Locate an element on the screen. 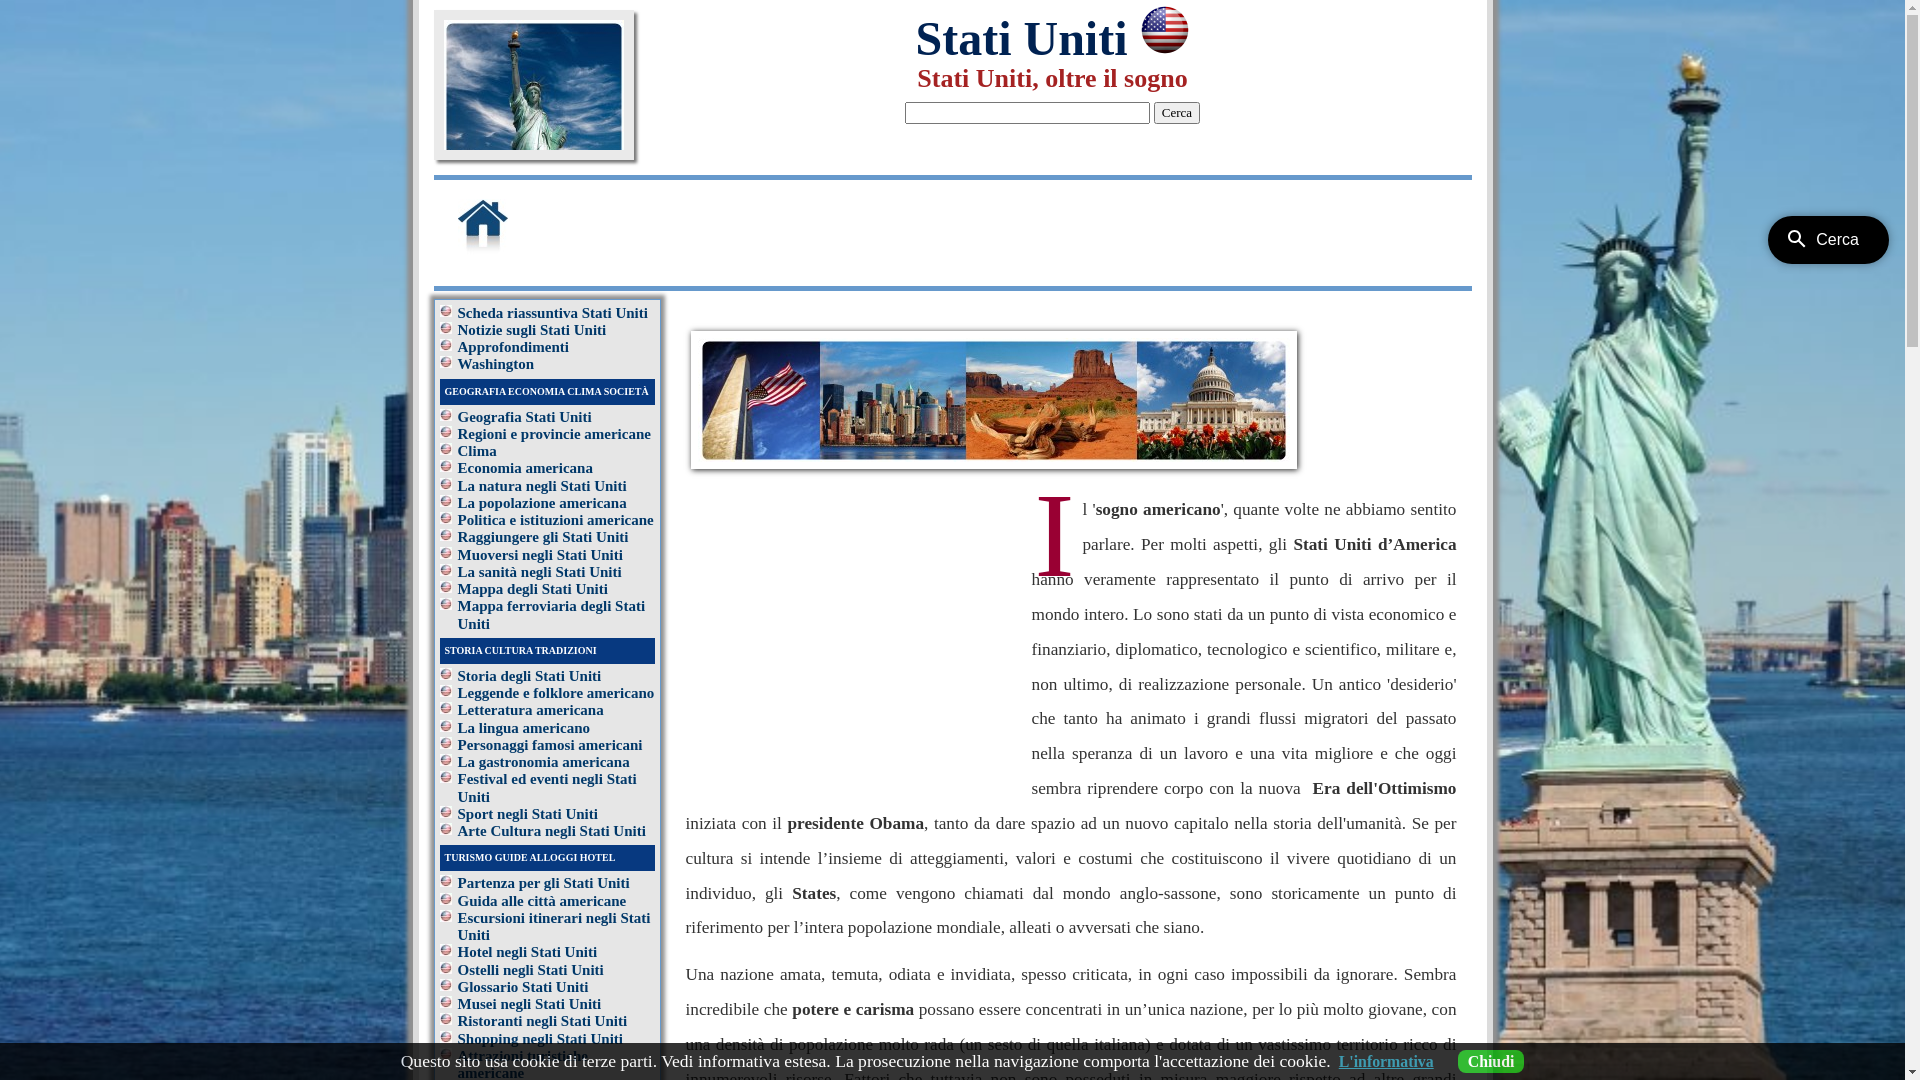 Image resolution: width=1920 pixels, height=1080 pixels. 'Mappa ferroviaria degli Stati Uniti' is located at coordinates (552, 613).